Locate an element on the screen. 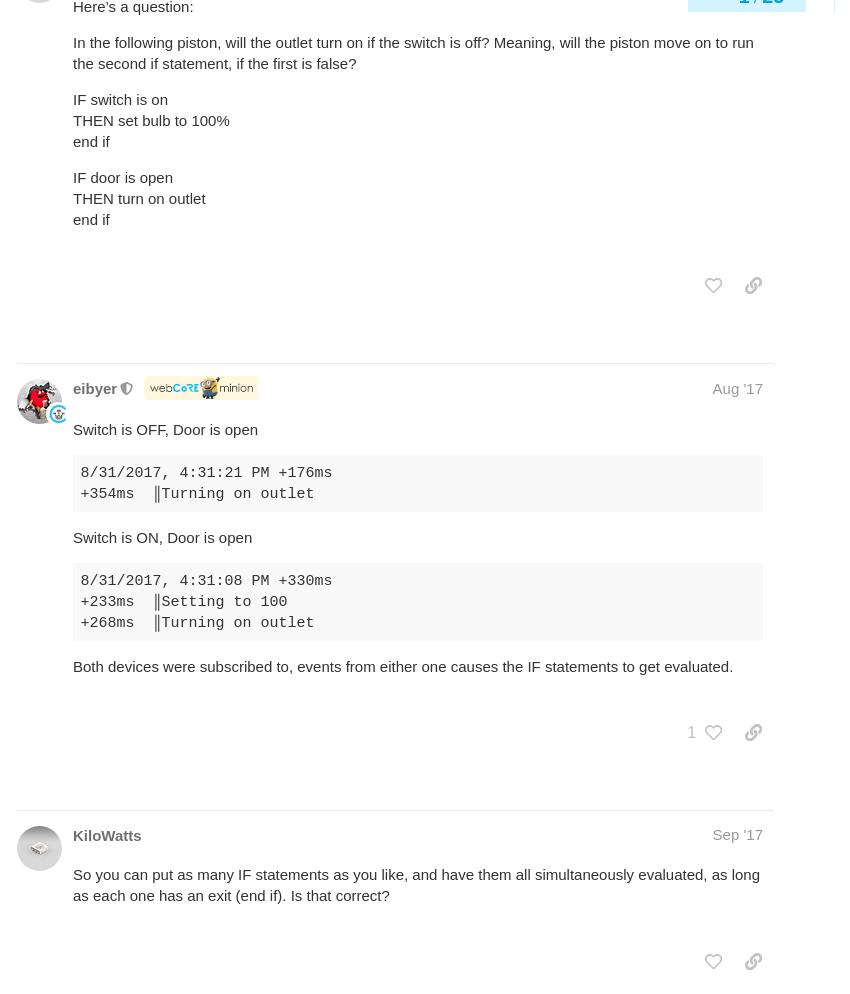 Image resolution: width=850 pixels, height=994 pixels. 'Aug '17' is located at coordinates (737, 387).